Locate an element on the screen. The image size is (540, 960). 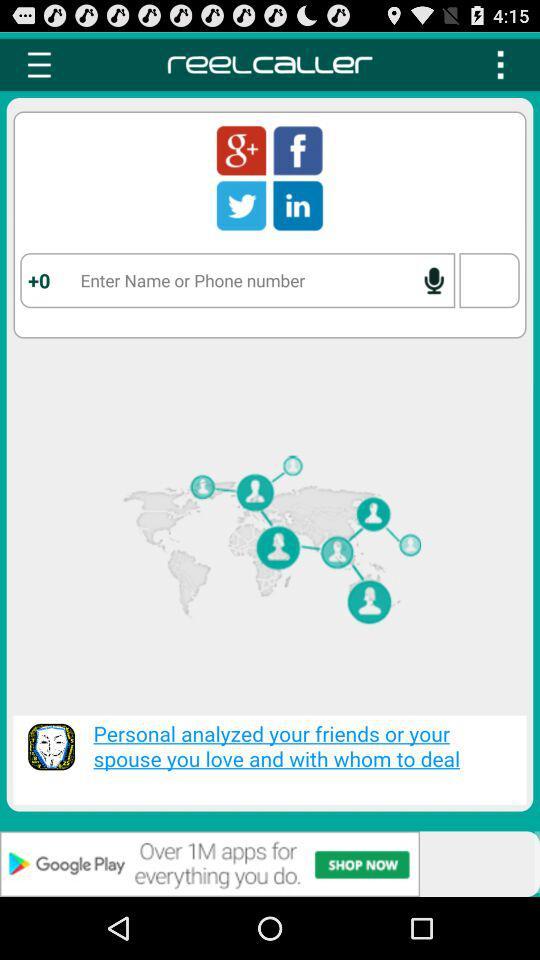
enable speech to text is located at coordinates (433, 279).